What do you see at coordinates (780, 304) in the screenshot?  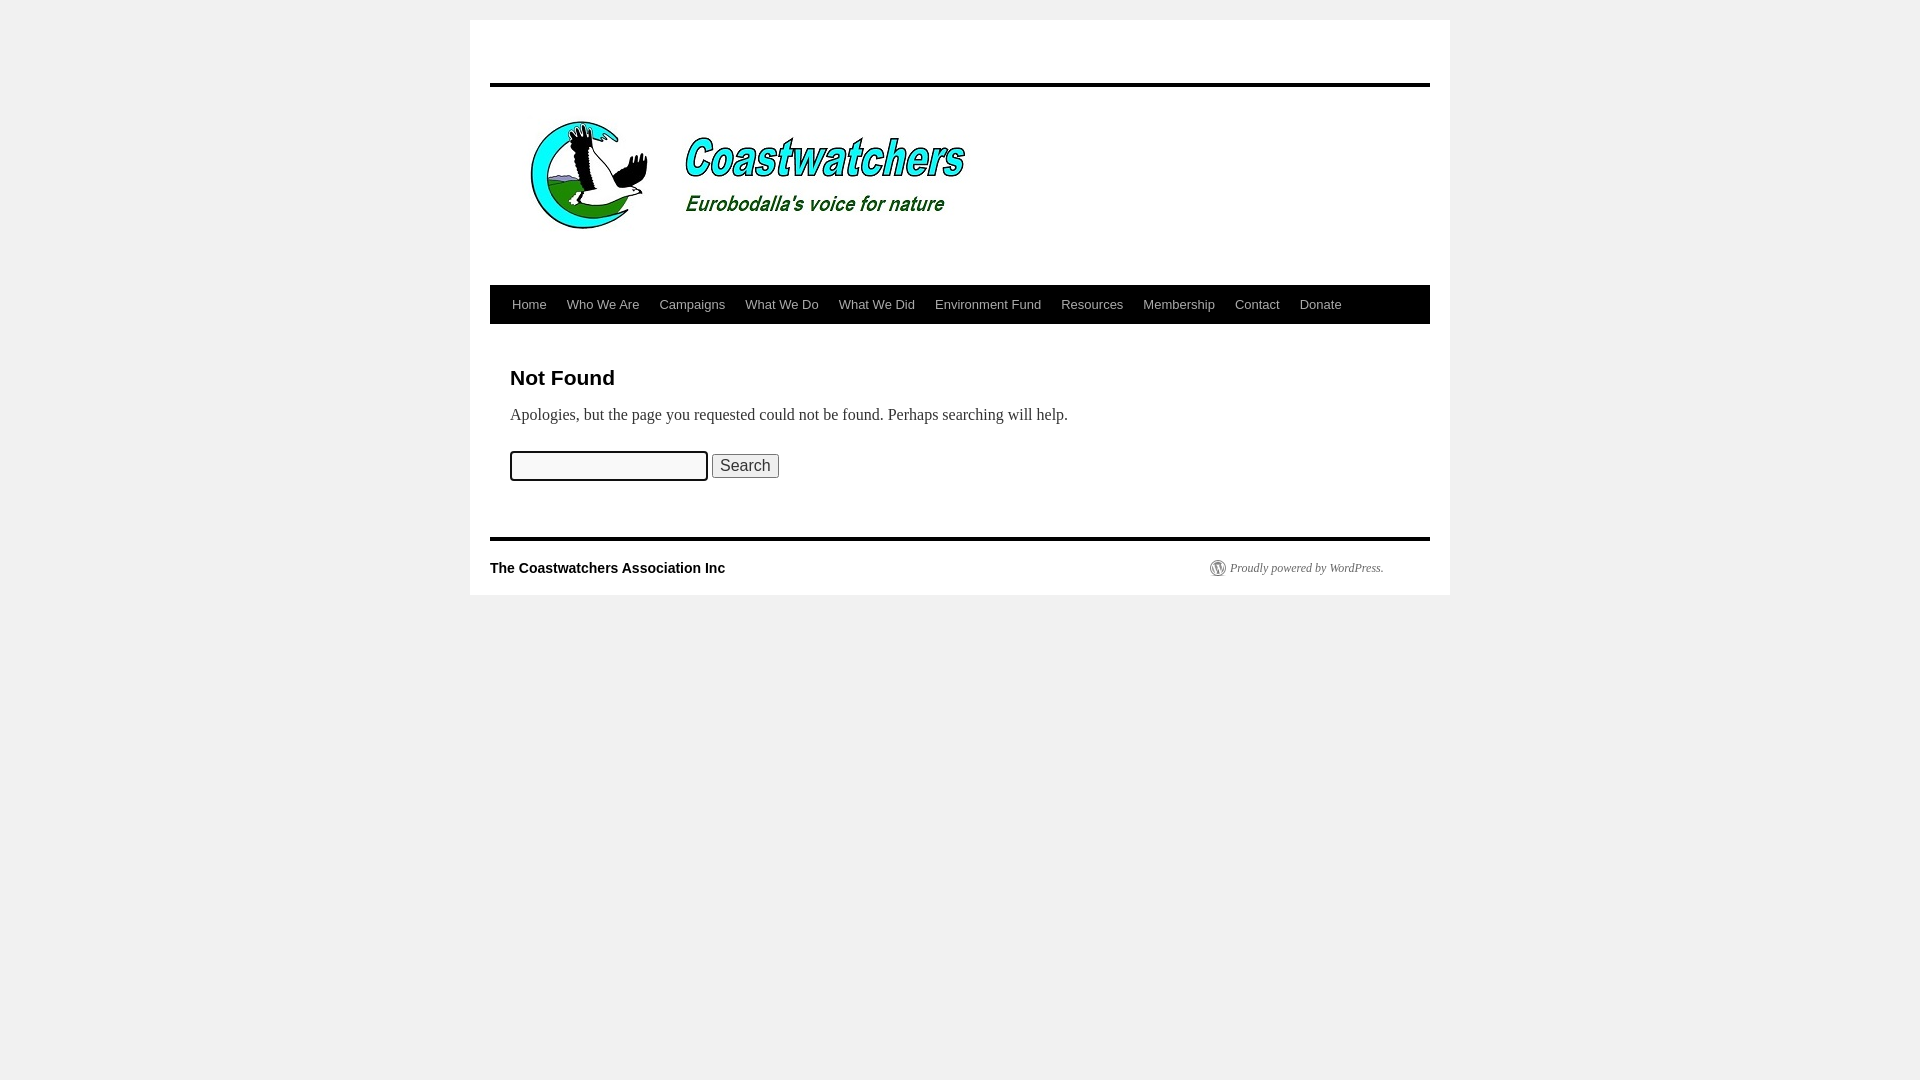 I see `'What We Do'` at bounding box center [780, 304].